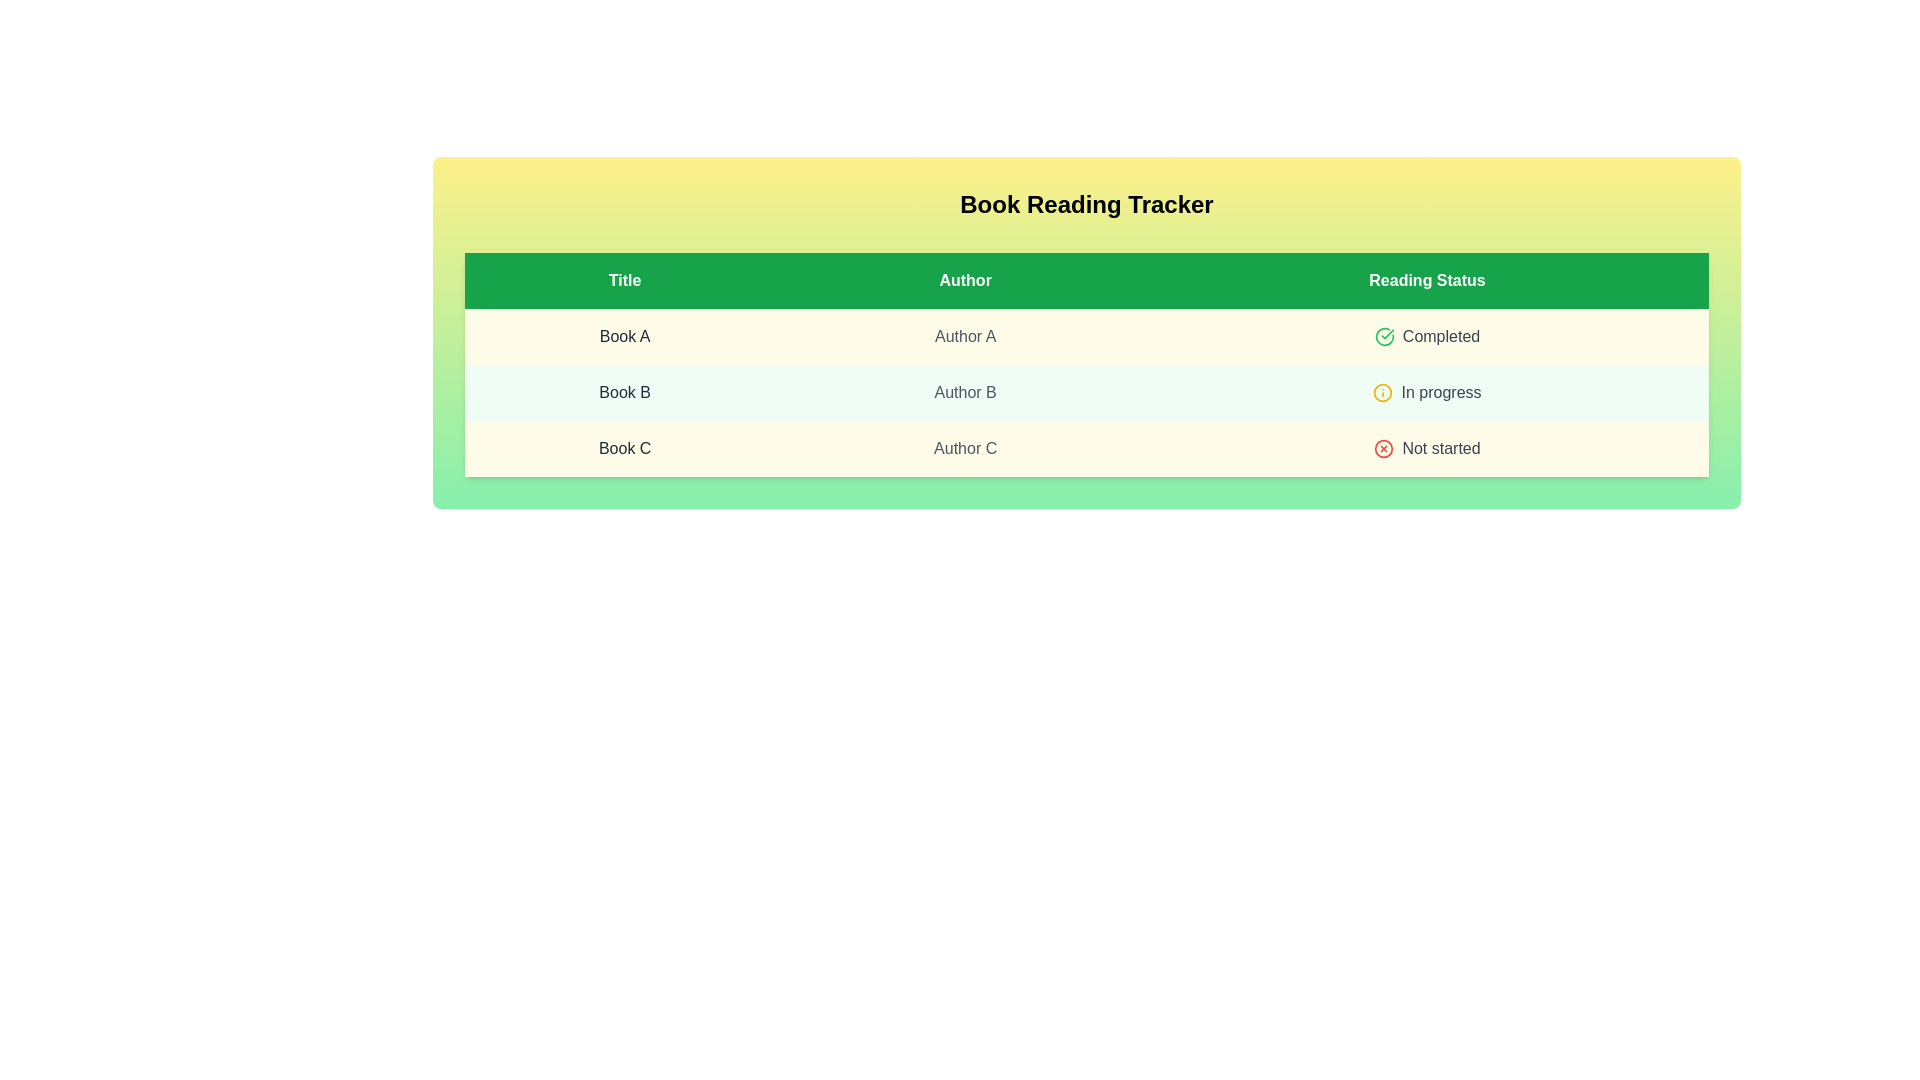  I want to click on the row corresponding to Book B, so click(1085, 393).